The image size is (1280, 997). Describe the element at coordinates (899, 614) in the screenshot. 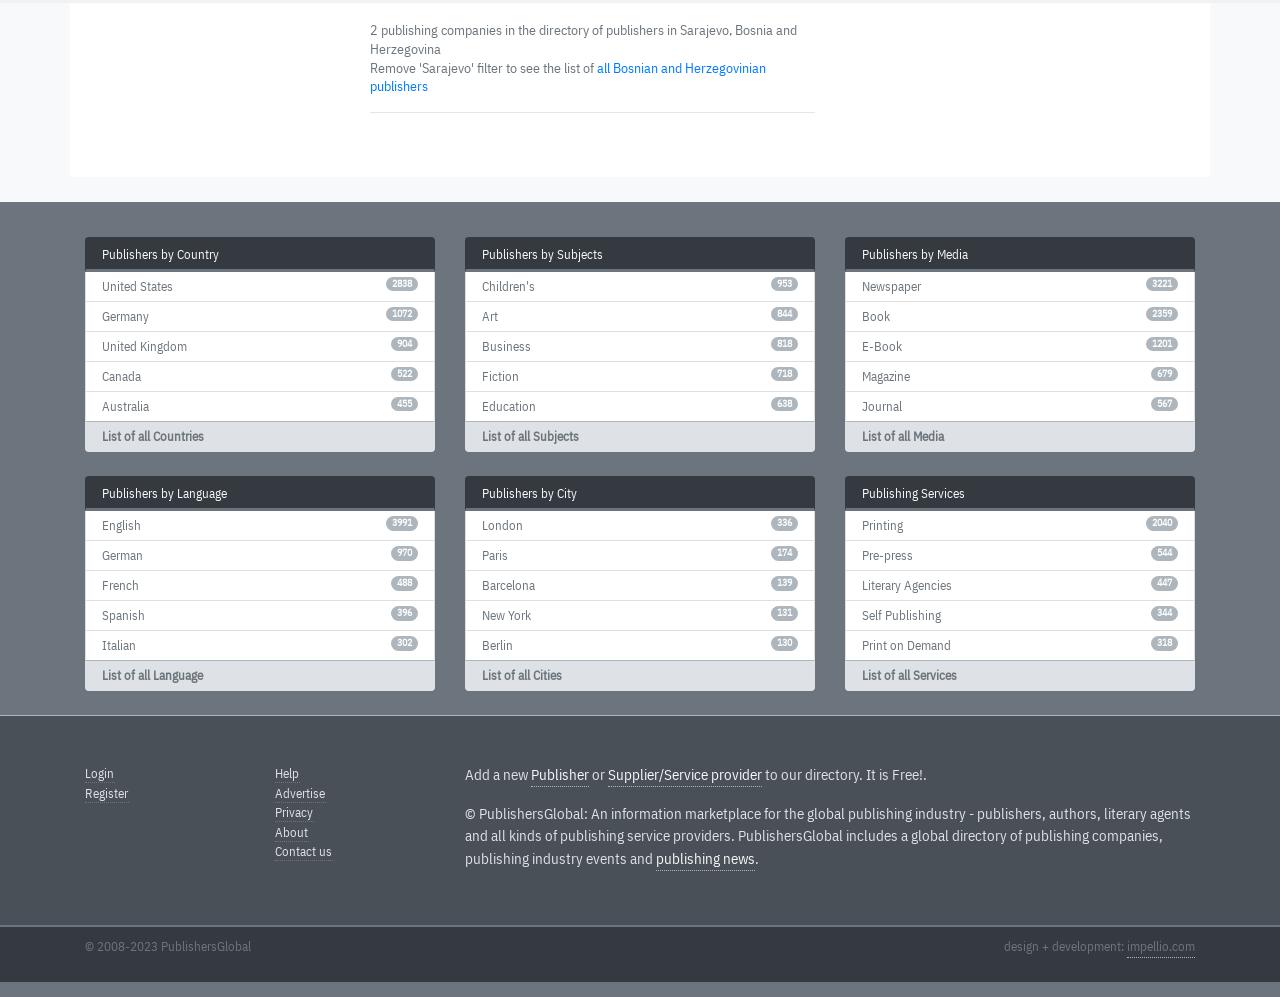

I see `'Self Publishing'` at that location.